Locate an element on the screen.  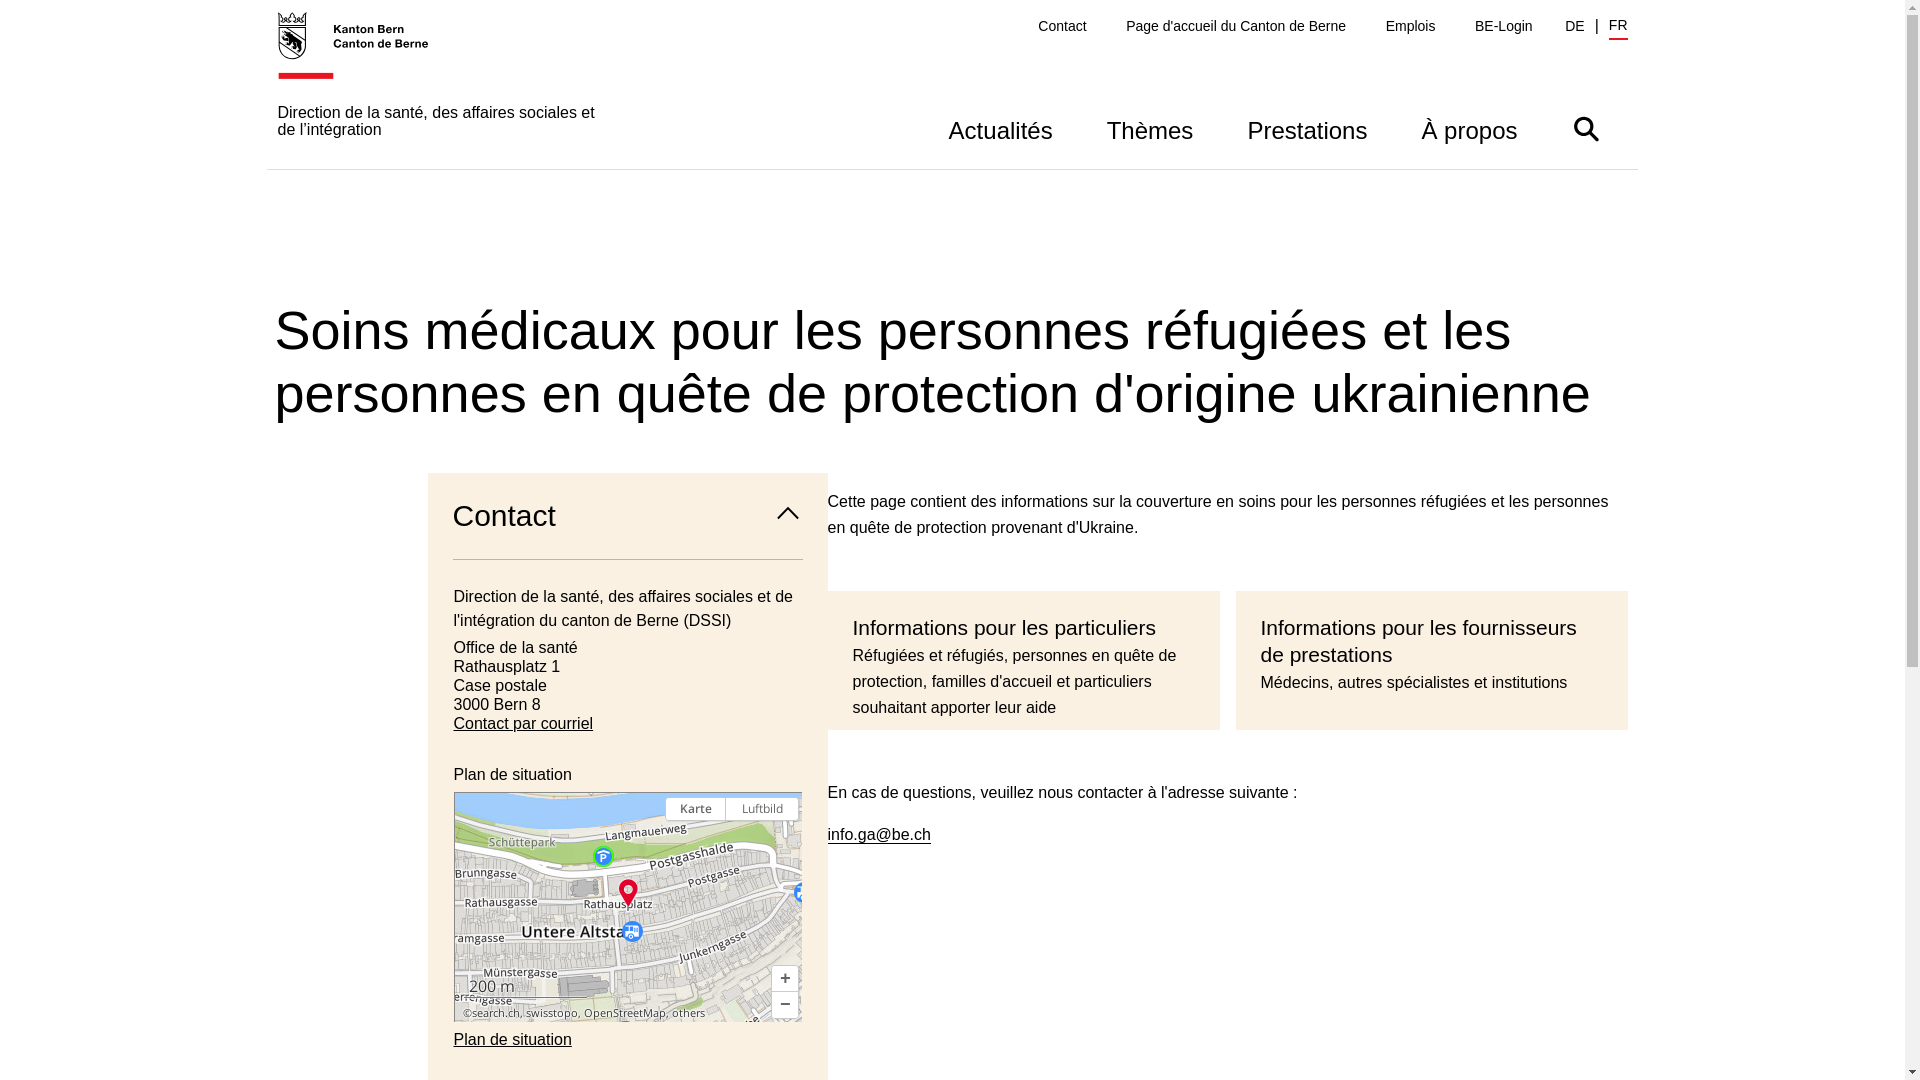
'Emplois' is located at coordinates (1410, 26).